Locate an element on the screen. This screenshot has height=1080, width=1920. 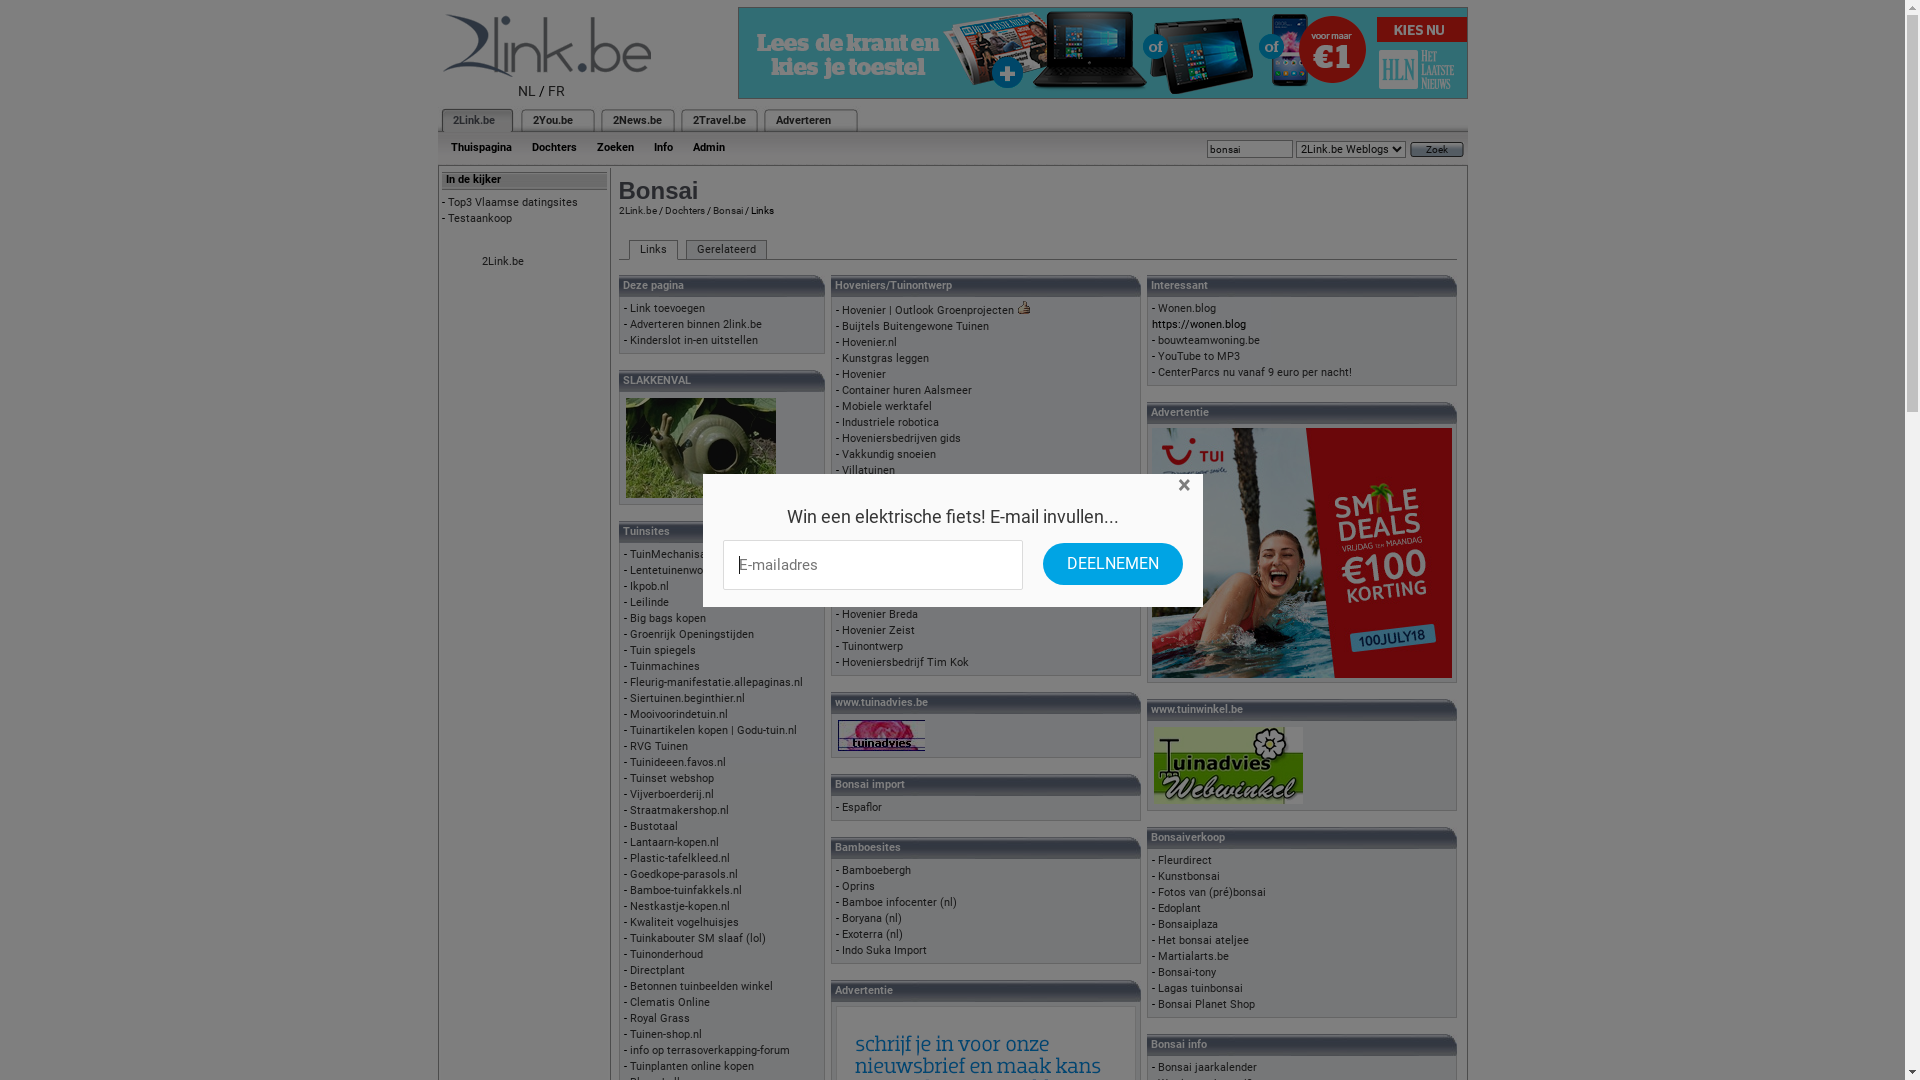
'Big bags kopen' is located at coordinates (667, 617).